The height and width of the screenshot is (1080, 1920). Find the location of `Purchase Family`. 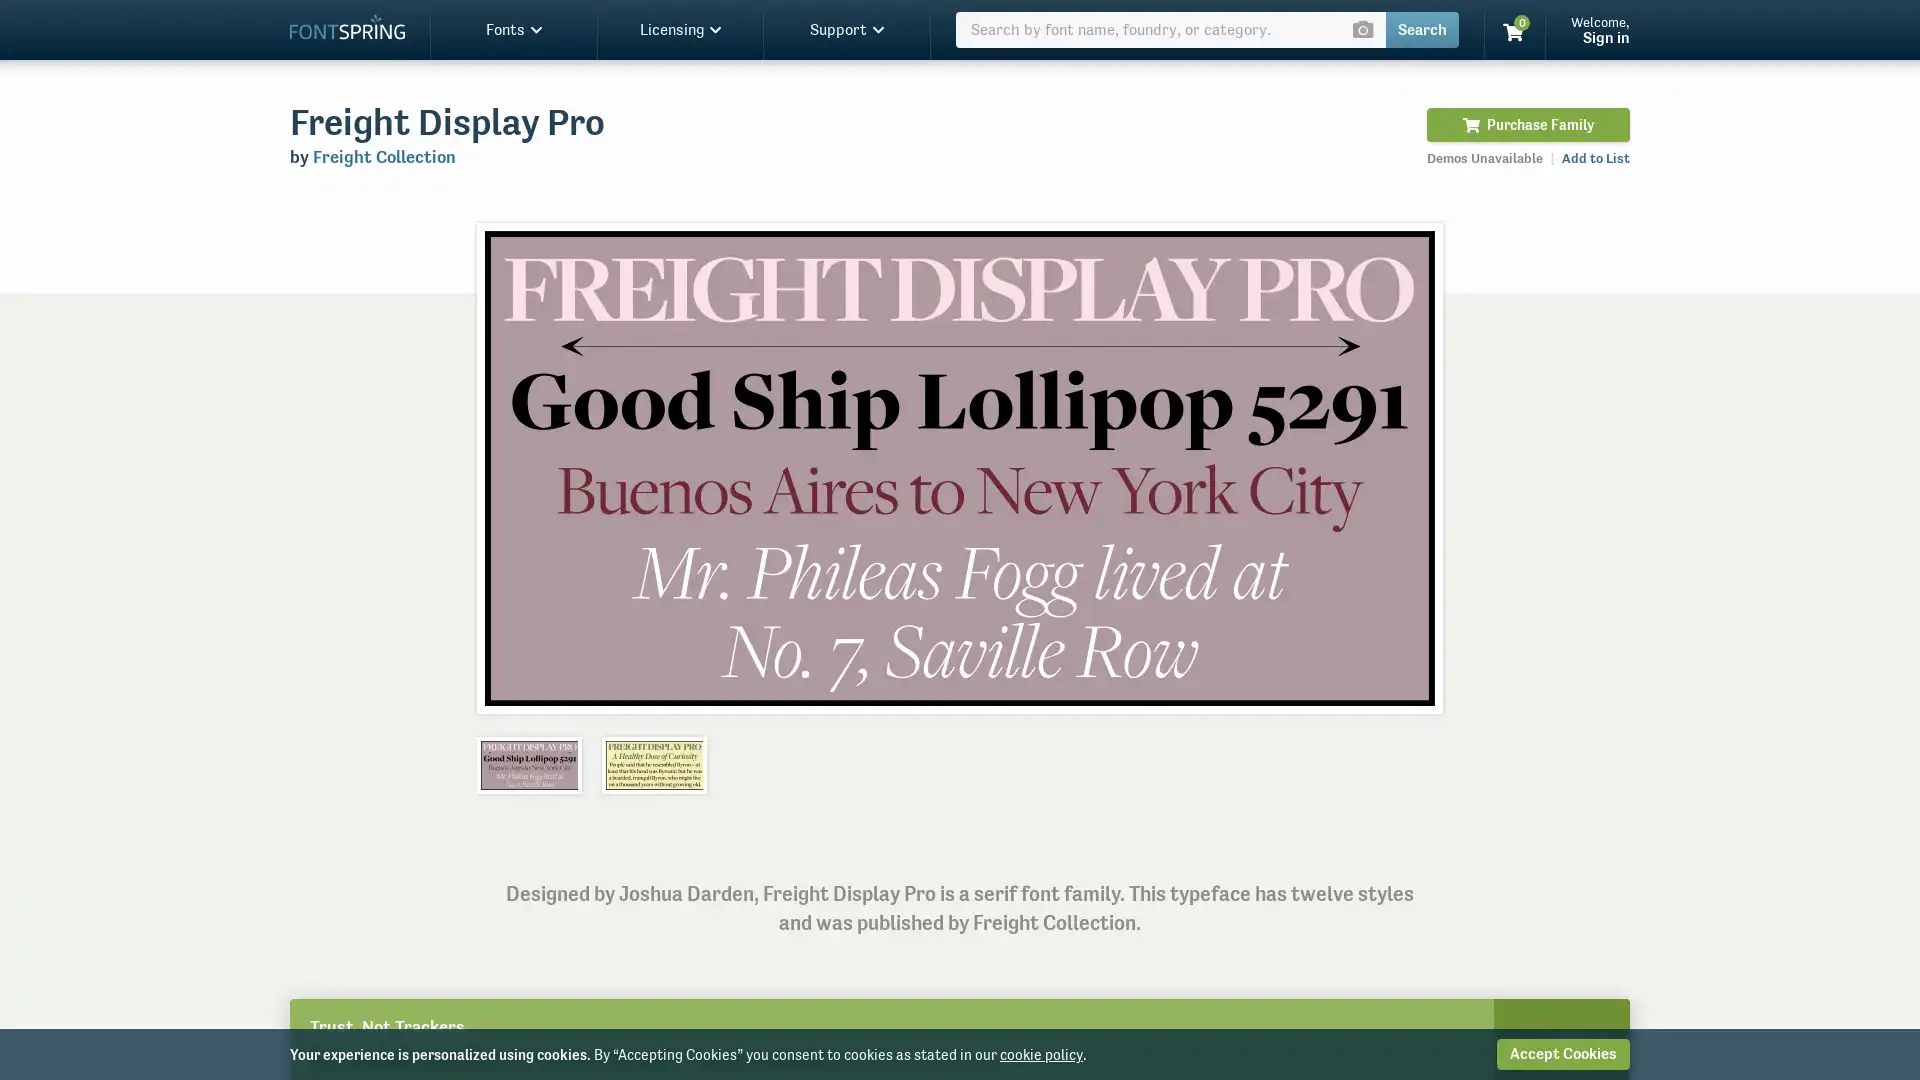

Purchase Family is located at coordinates (1527, 124).